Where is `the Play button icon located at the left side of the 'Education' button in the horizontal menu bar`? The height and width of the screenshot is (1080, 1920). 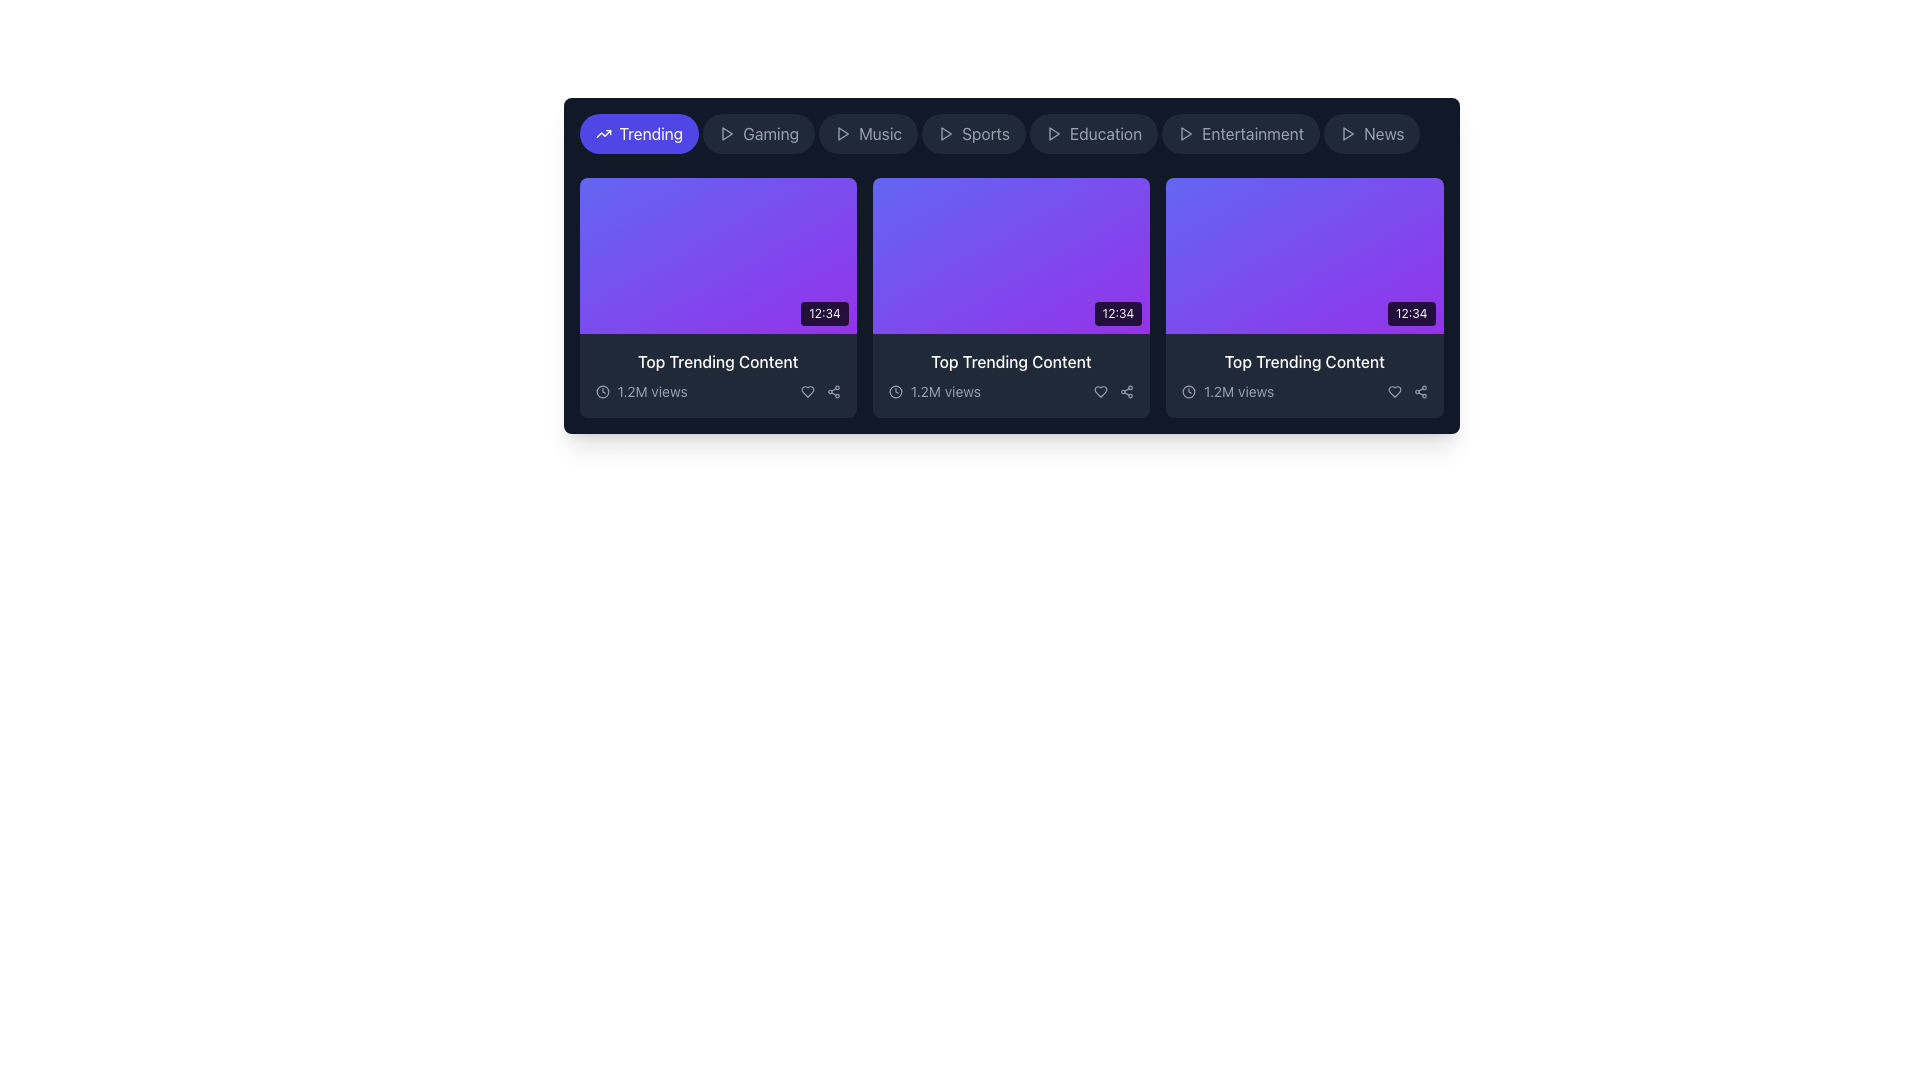 the Play button icon located at the left side of the 'Education' button in the horizontal menu bar is located at coordinates (1053, 134).